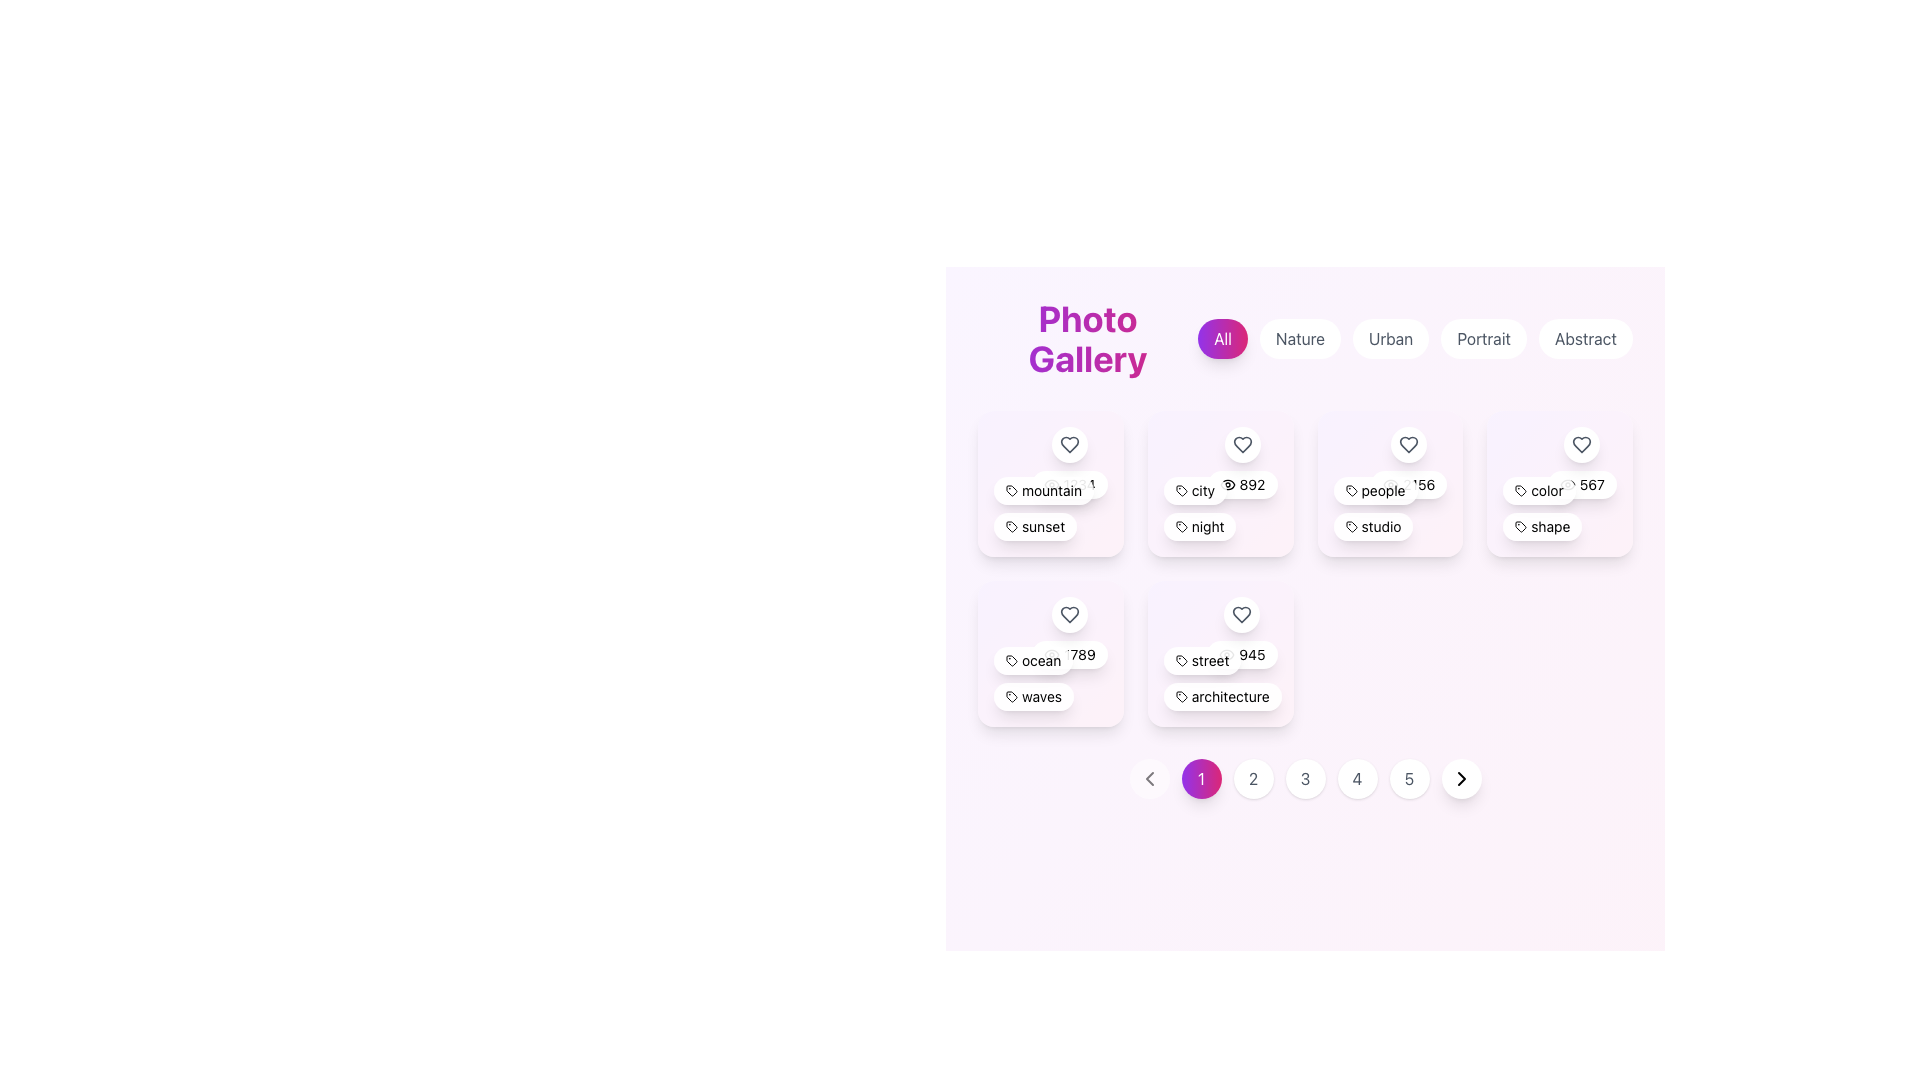 The image size is (1920, 1080). I want to click on the Heart icon located in the first row of the last column of the grid layout, so click(1581, 443).